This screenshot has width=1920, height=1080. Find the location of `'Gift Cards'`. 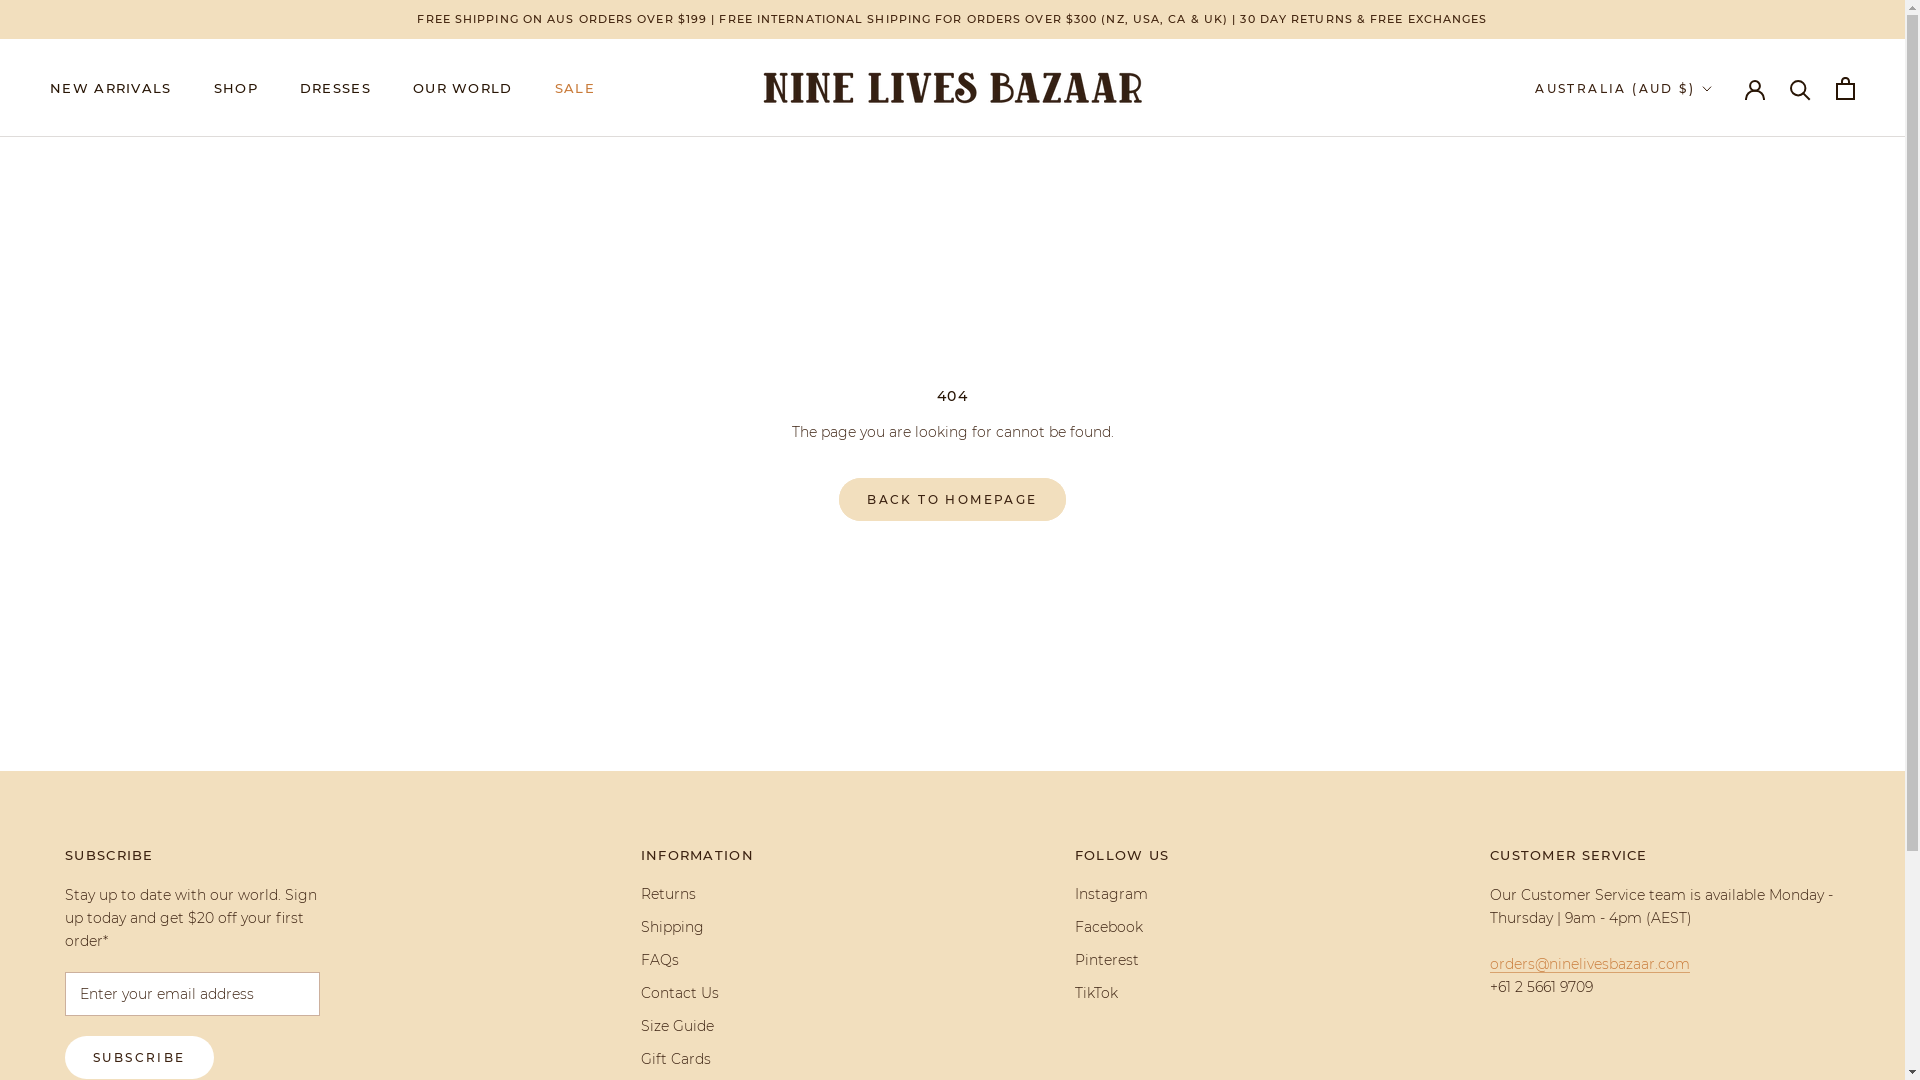

'Gift Cards' is located at coordinates (697, 1058).